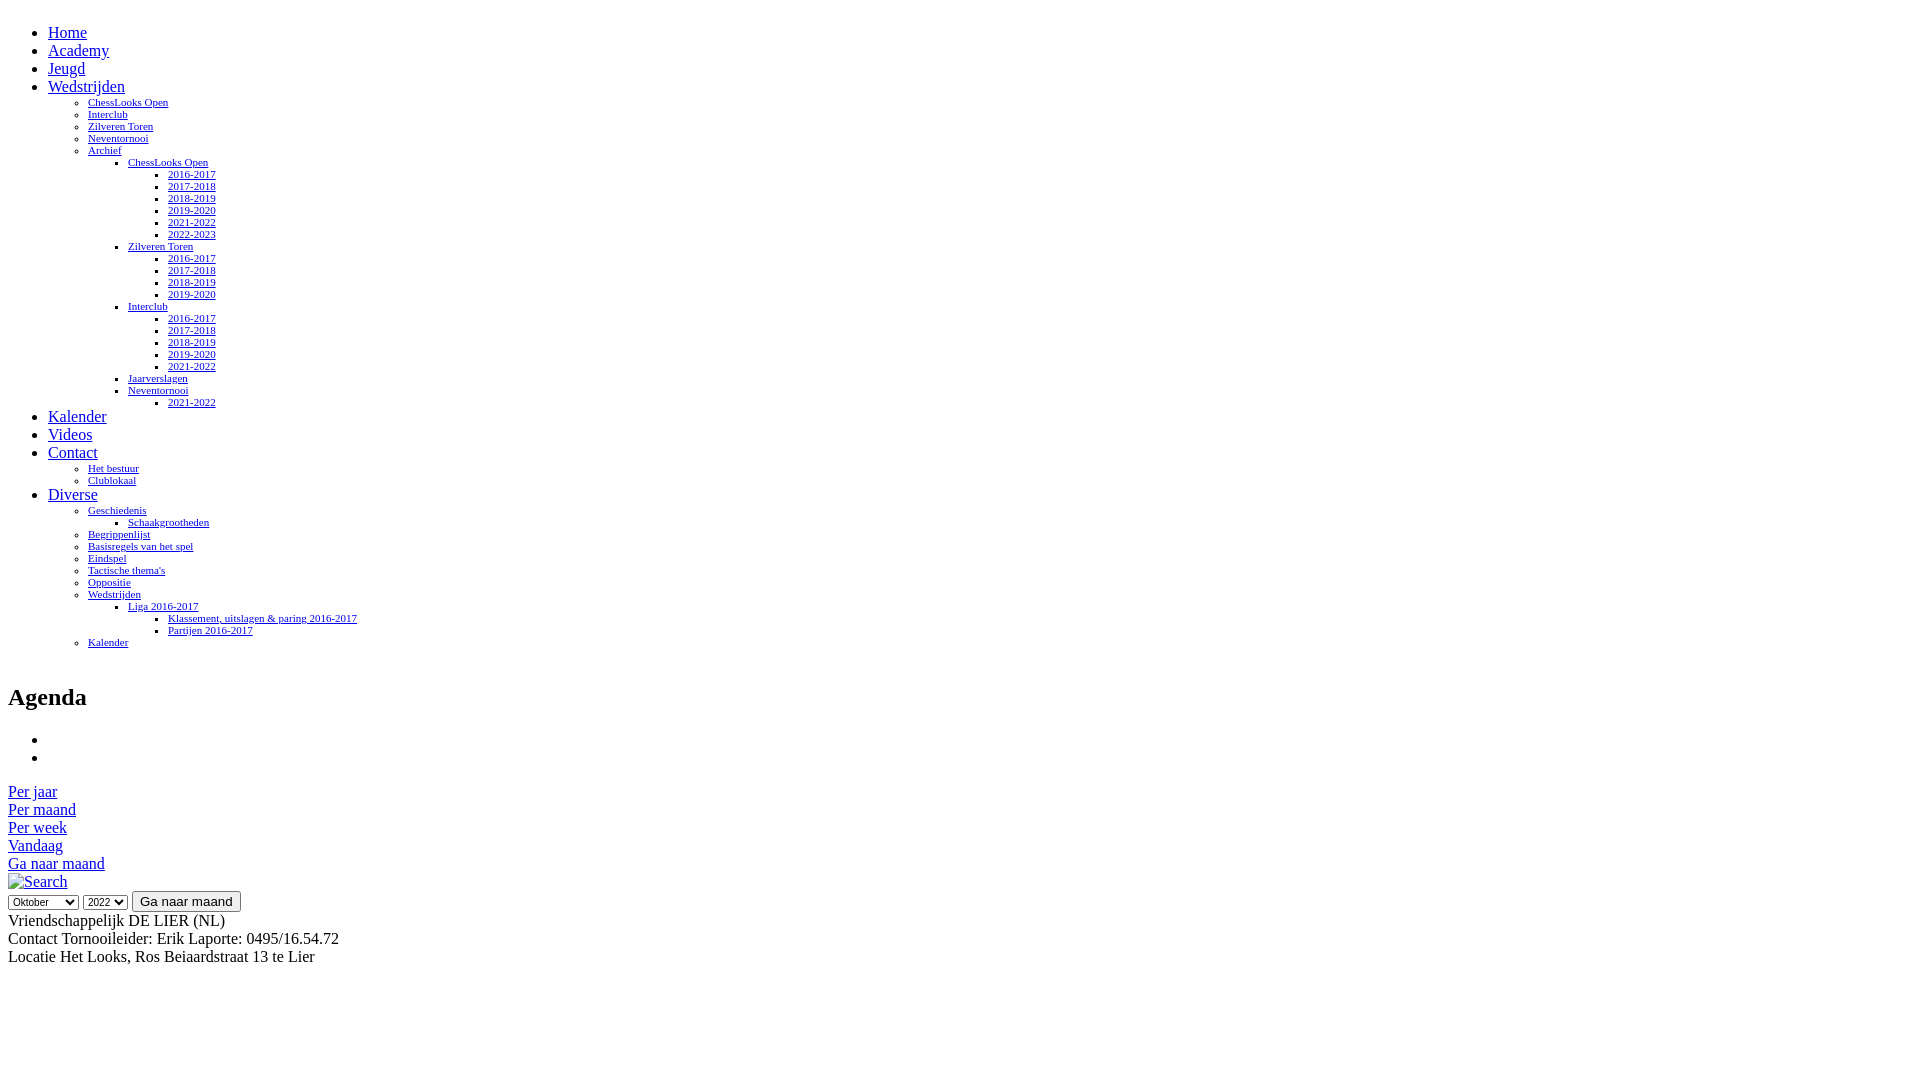  I want to click on 'Klassement, uitslagen & paring 2016-2017', so click(261, 616).